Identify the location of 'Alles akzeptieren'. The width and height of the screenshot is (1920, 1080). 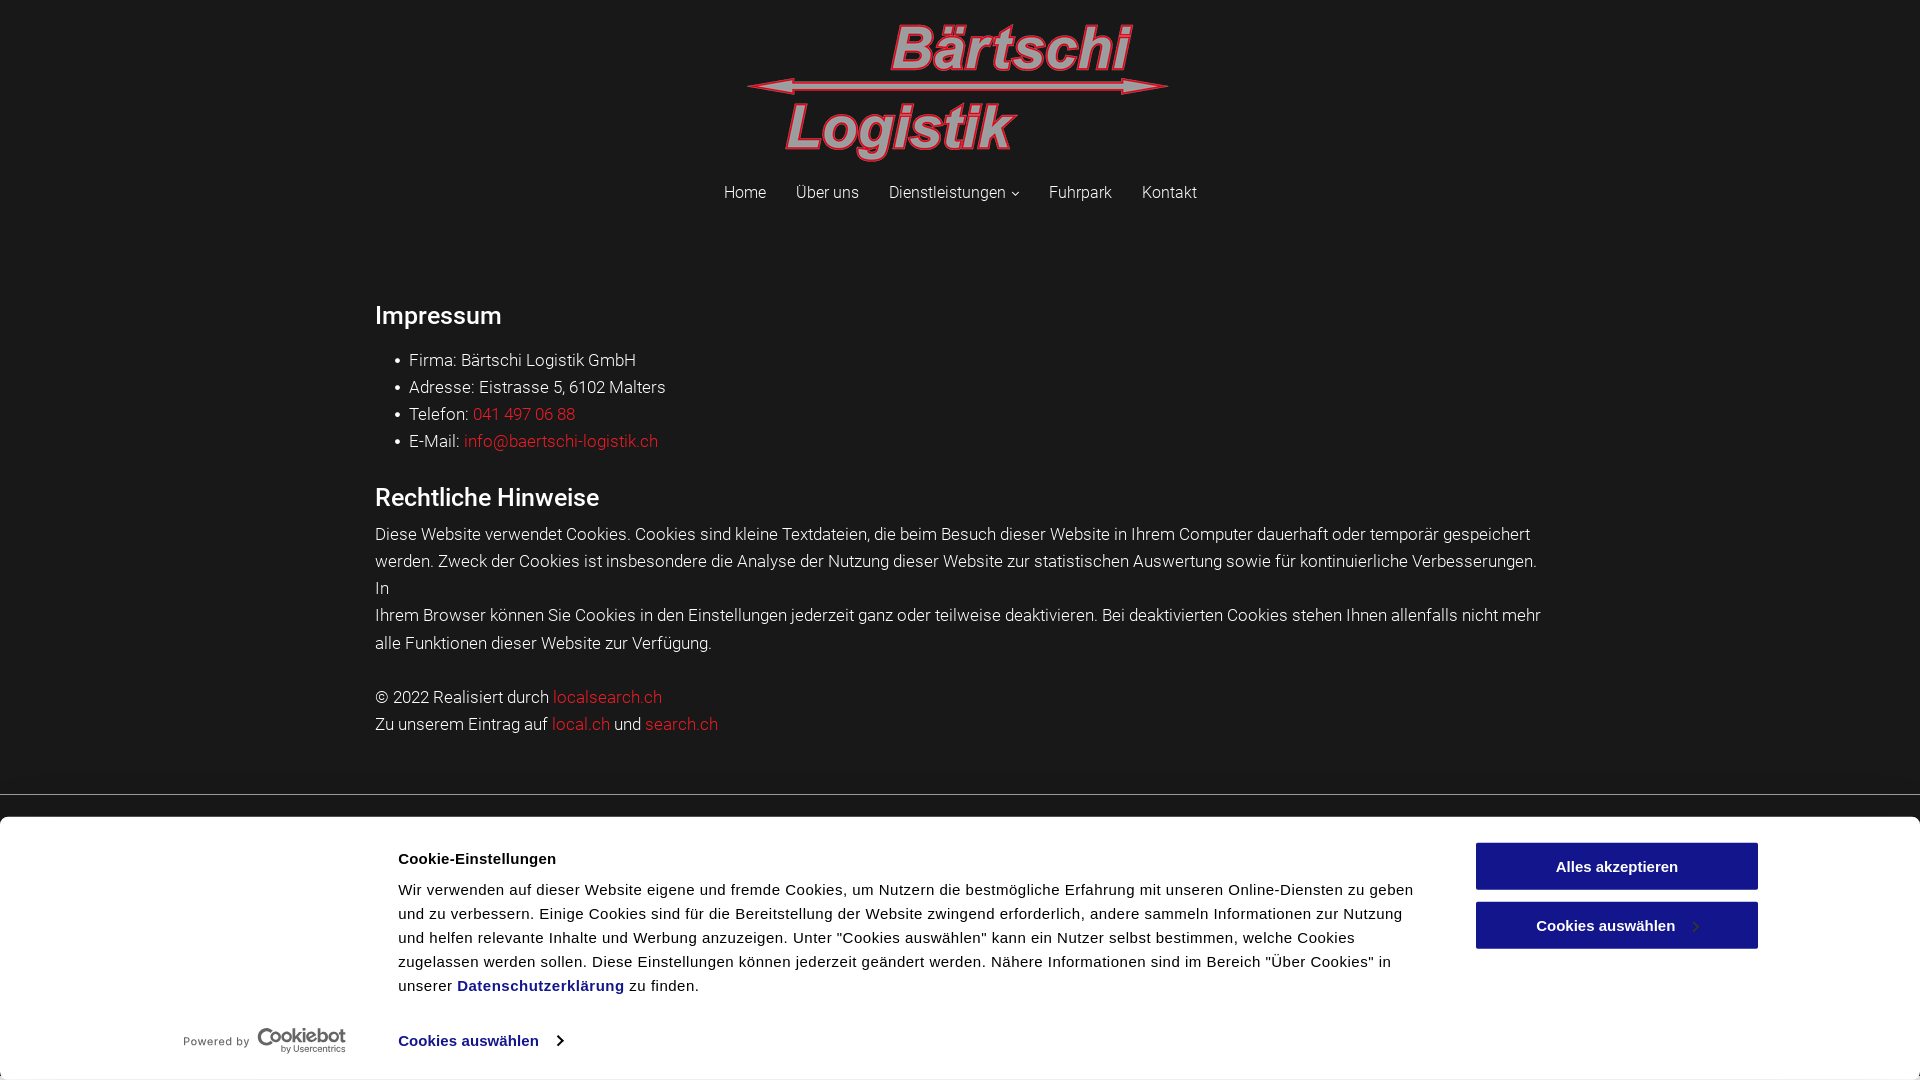
(1617, 865).